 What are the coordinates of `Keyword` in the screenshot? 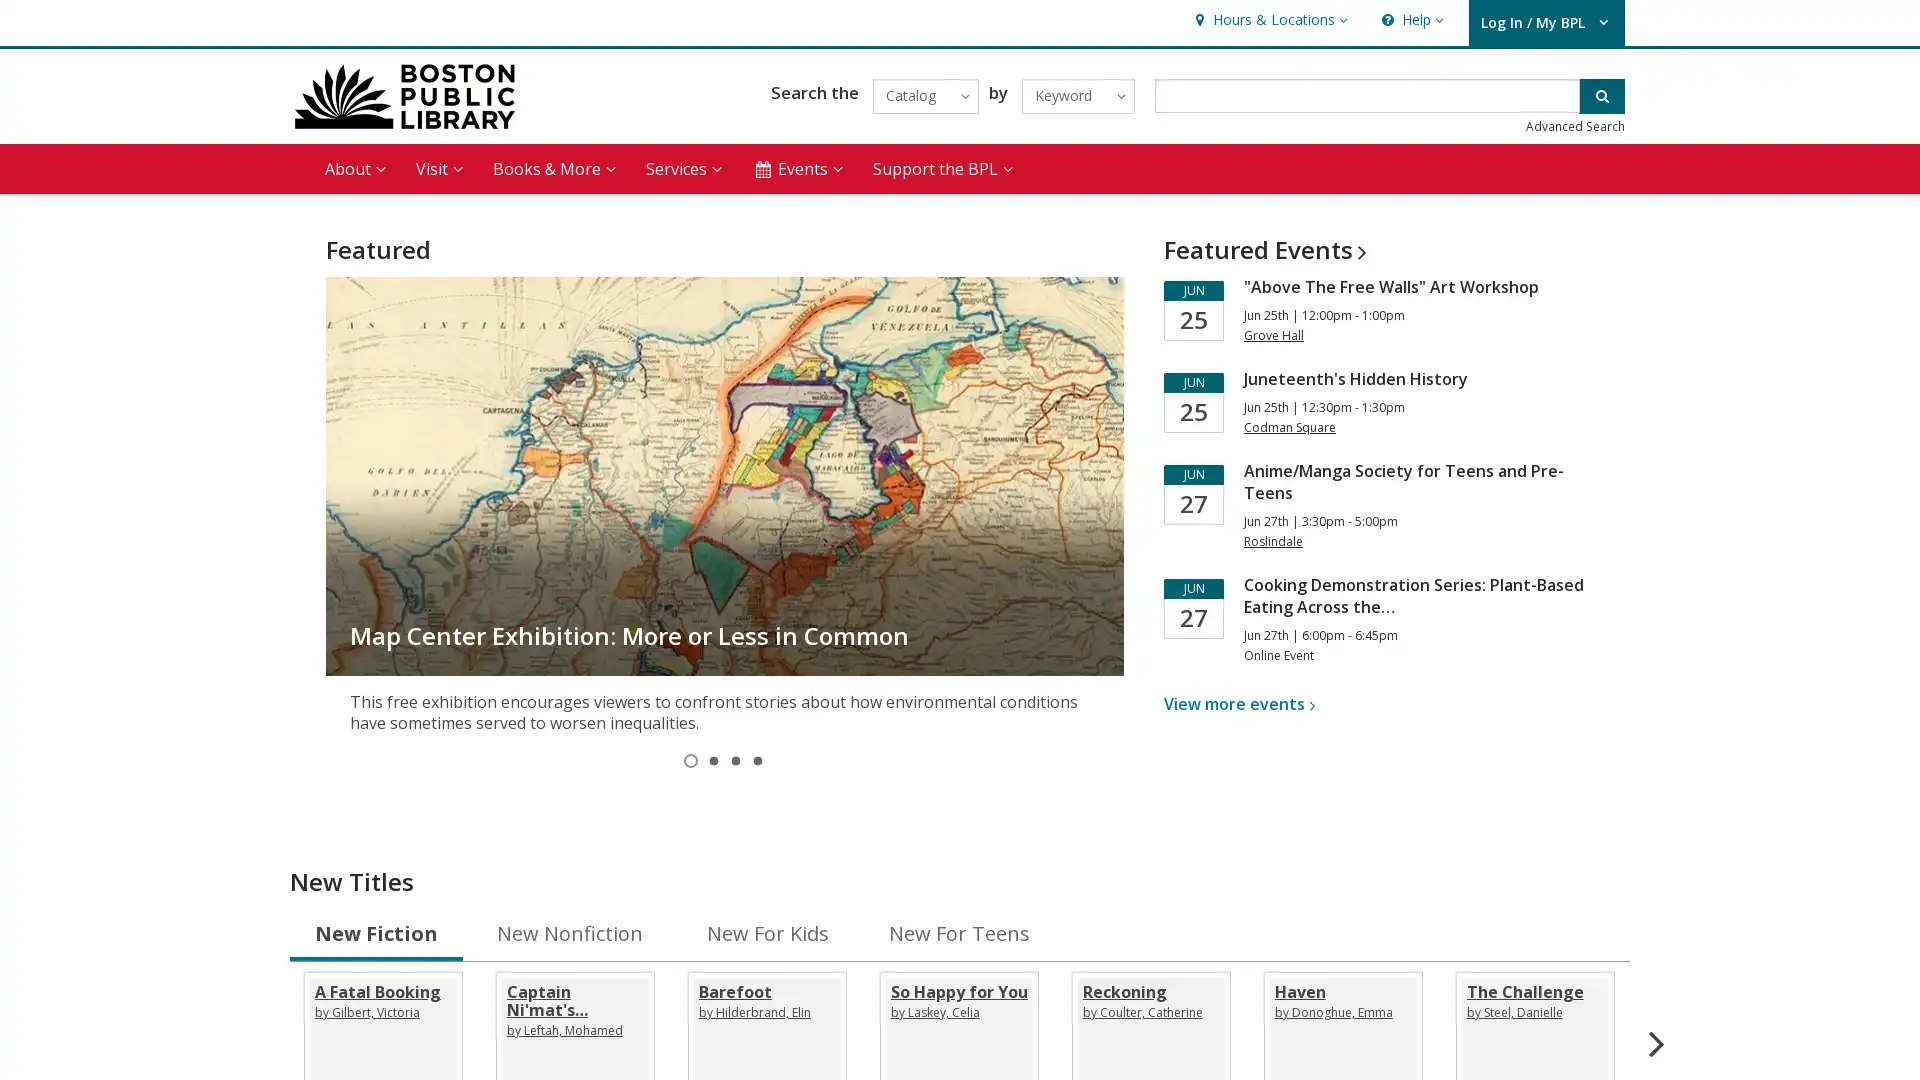 It's located at (1076, 95).